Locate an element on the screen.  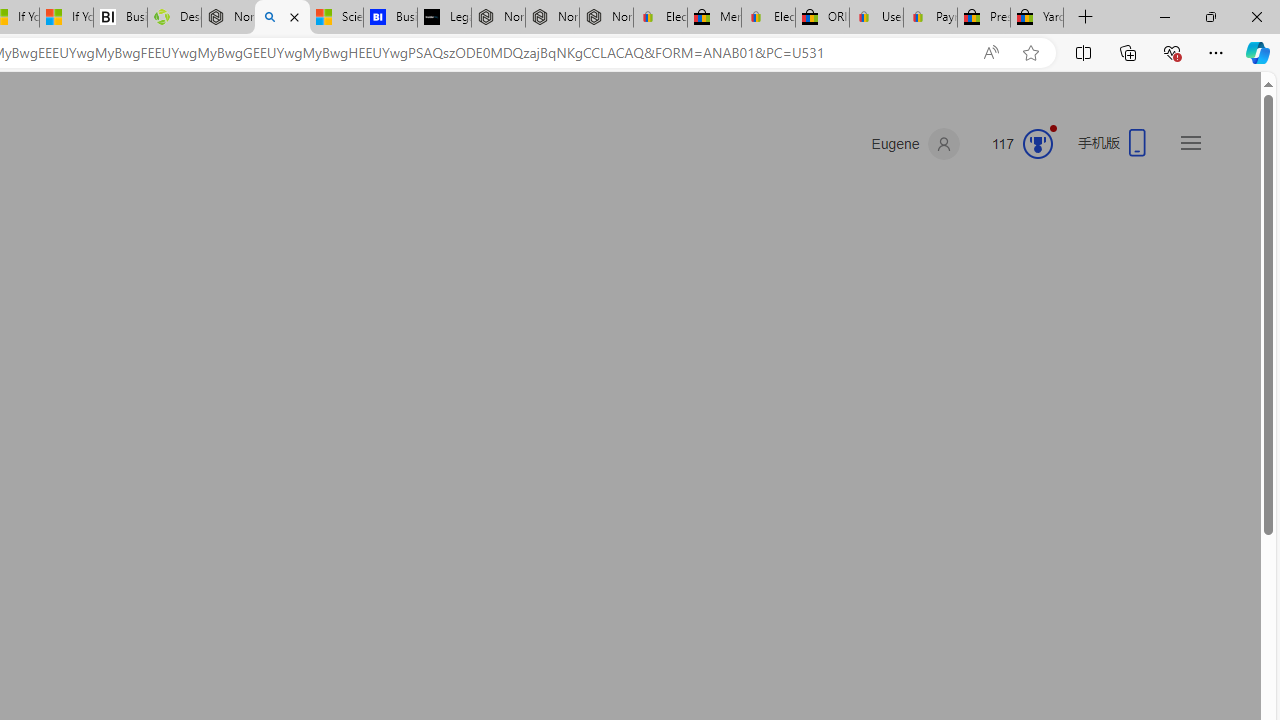
'Press Room - eBay Inc.' is located at coordinates (983, 17).